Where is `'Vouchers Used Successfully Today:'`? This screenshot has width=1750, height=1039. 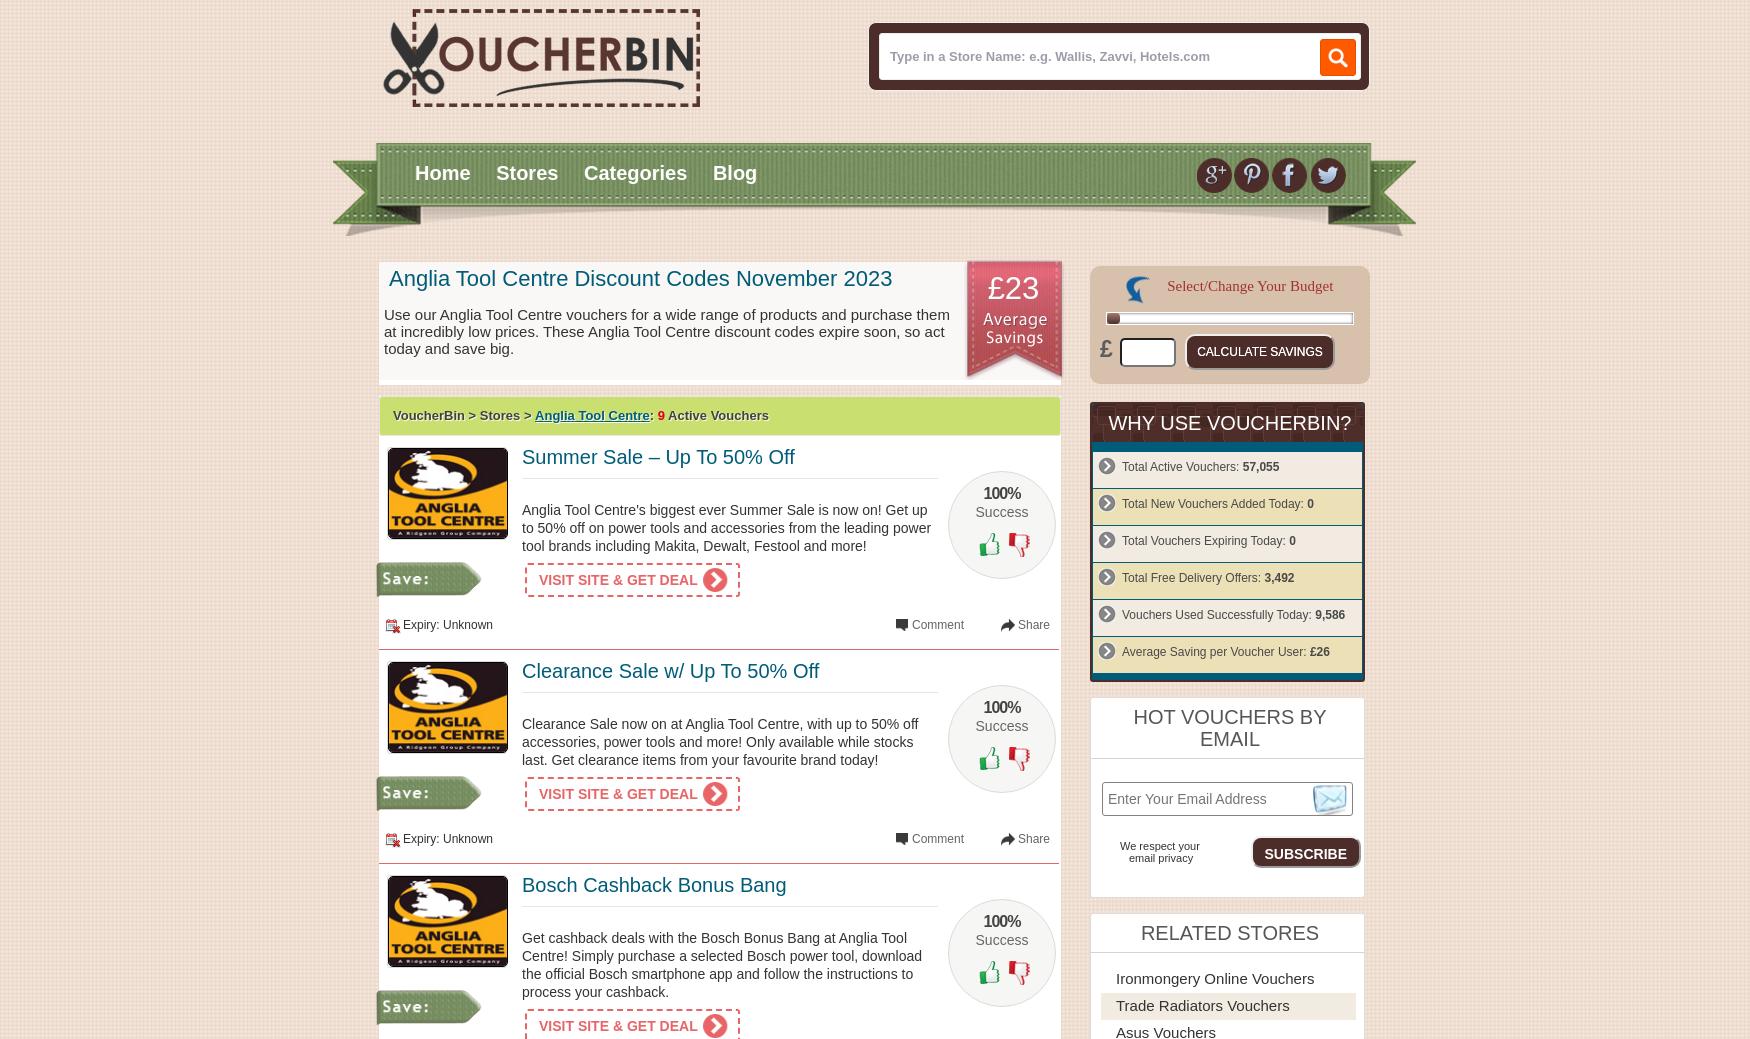
'Vouchers Used Successfully Today:' is located at coordinates (1121, 614).